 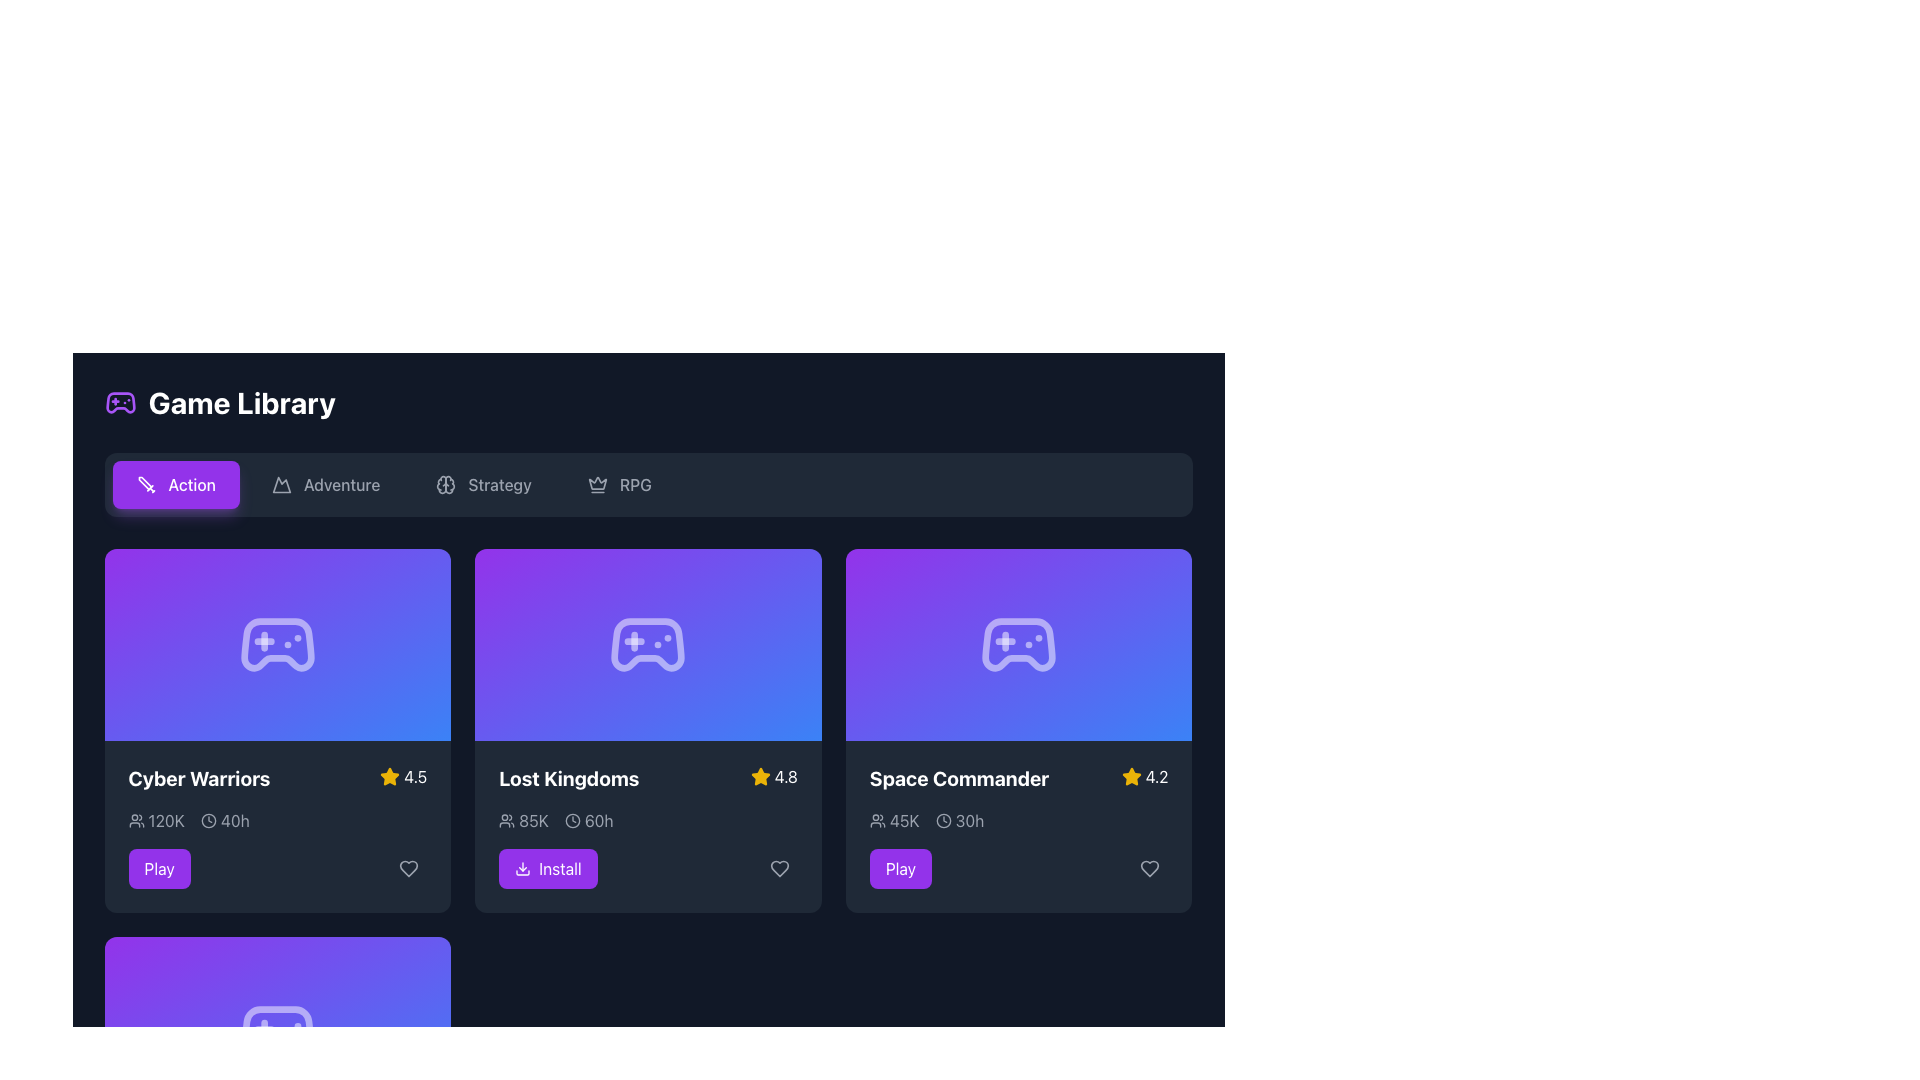 I want to click on the 'like' button located in the bottom-right corner of the 'Cyber Warriors' card to change its color, so click(x=408, y=867).